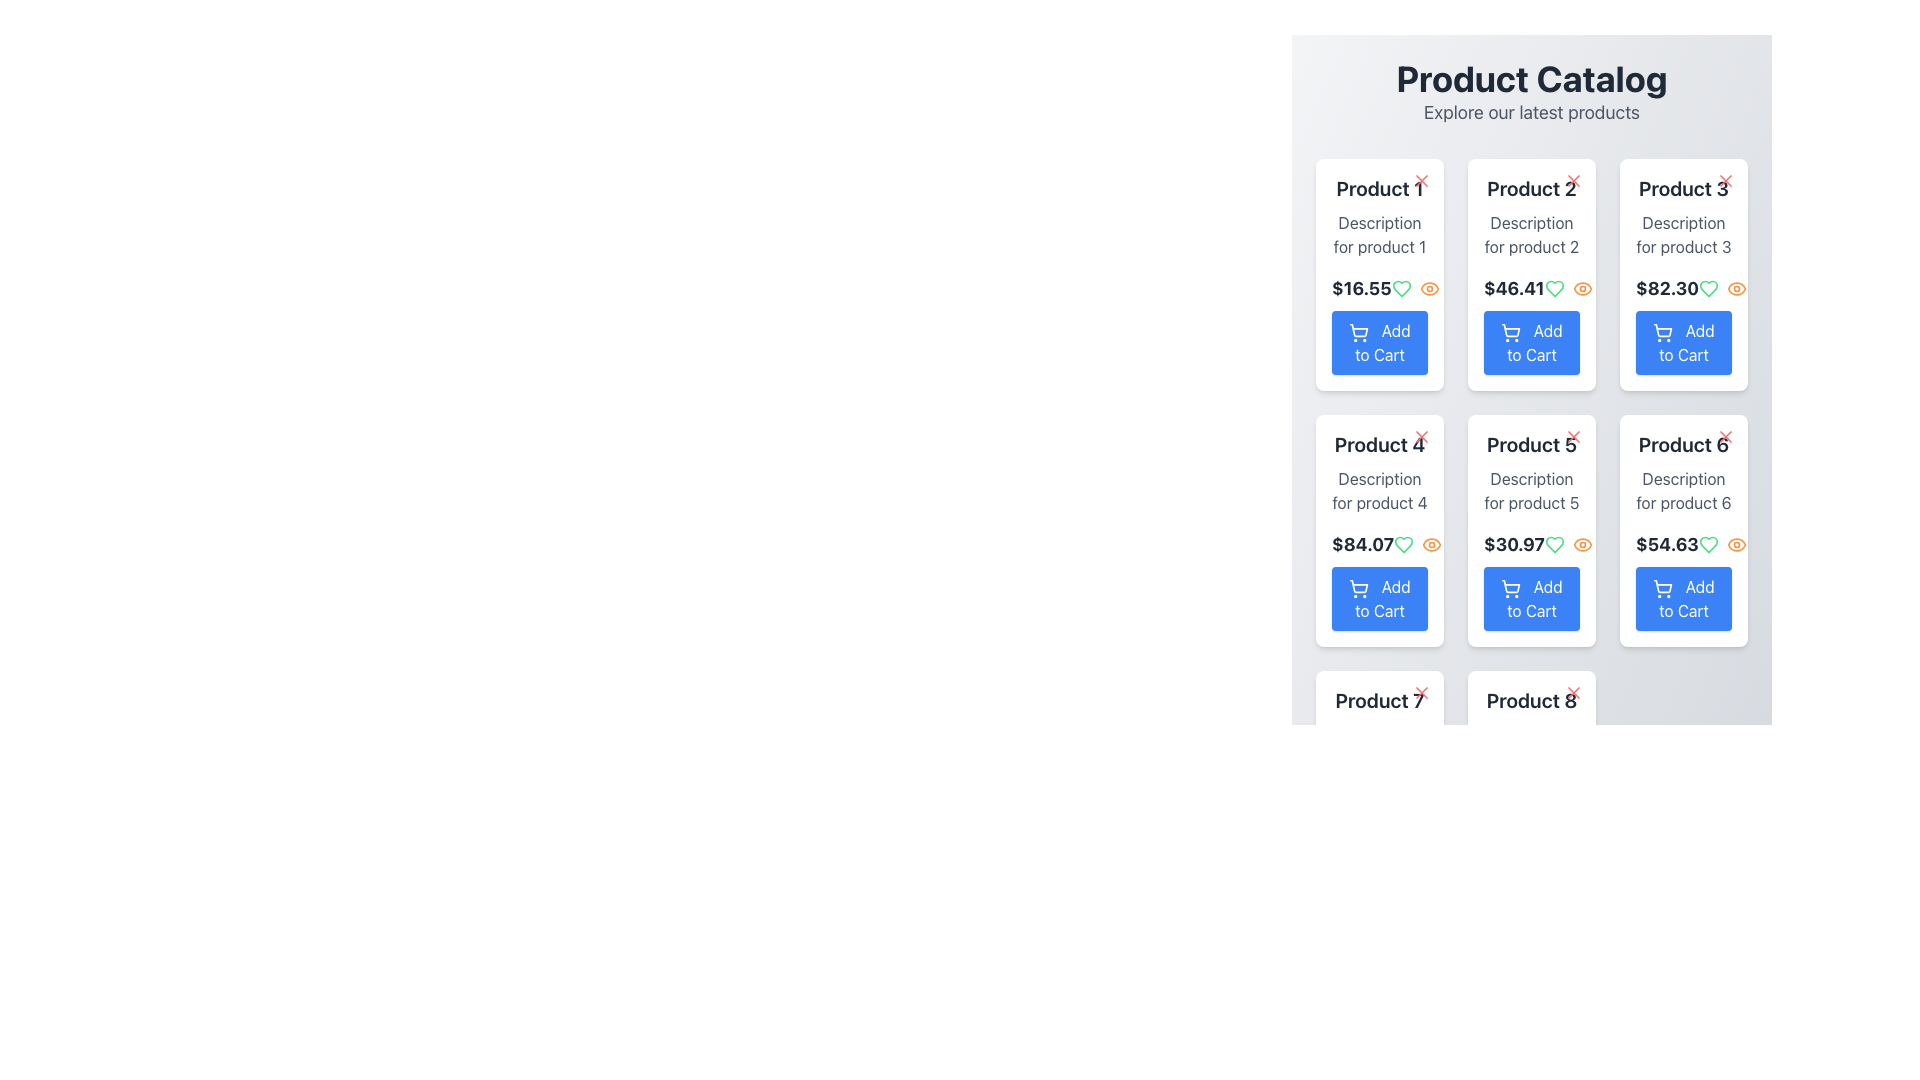 The image size is (1920, 1080). Describe the element at coordinates (1403, 544) in the screenshot. I see `the heart icon button located in the card labeled 'Product 4' to mark the product as favorite` at that location.